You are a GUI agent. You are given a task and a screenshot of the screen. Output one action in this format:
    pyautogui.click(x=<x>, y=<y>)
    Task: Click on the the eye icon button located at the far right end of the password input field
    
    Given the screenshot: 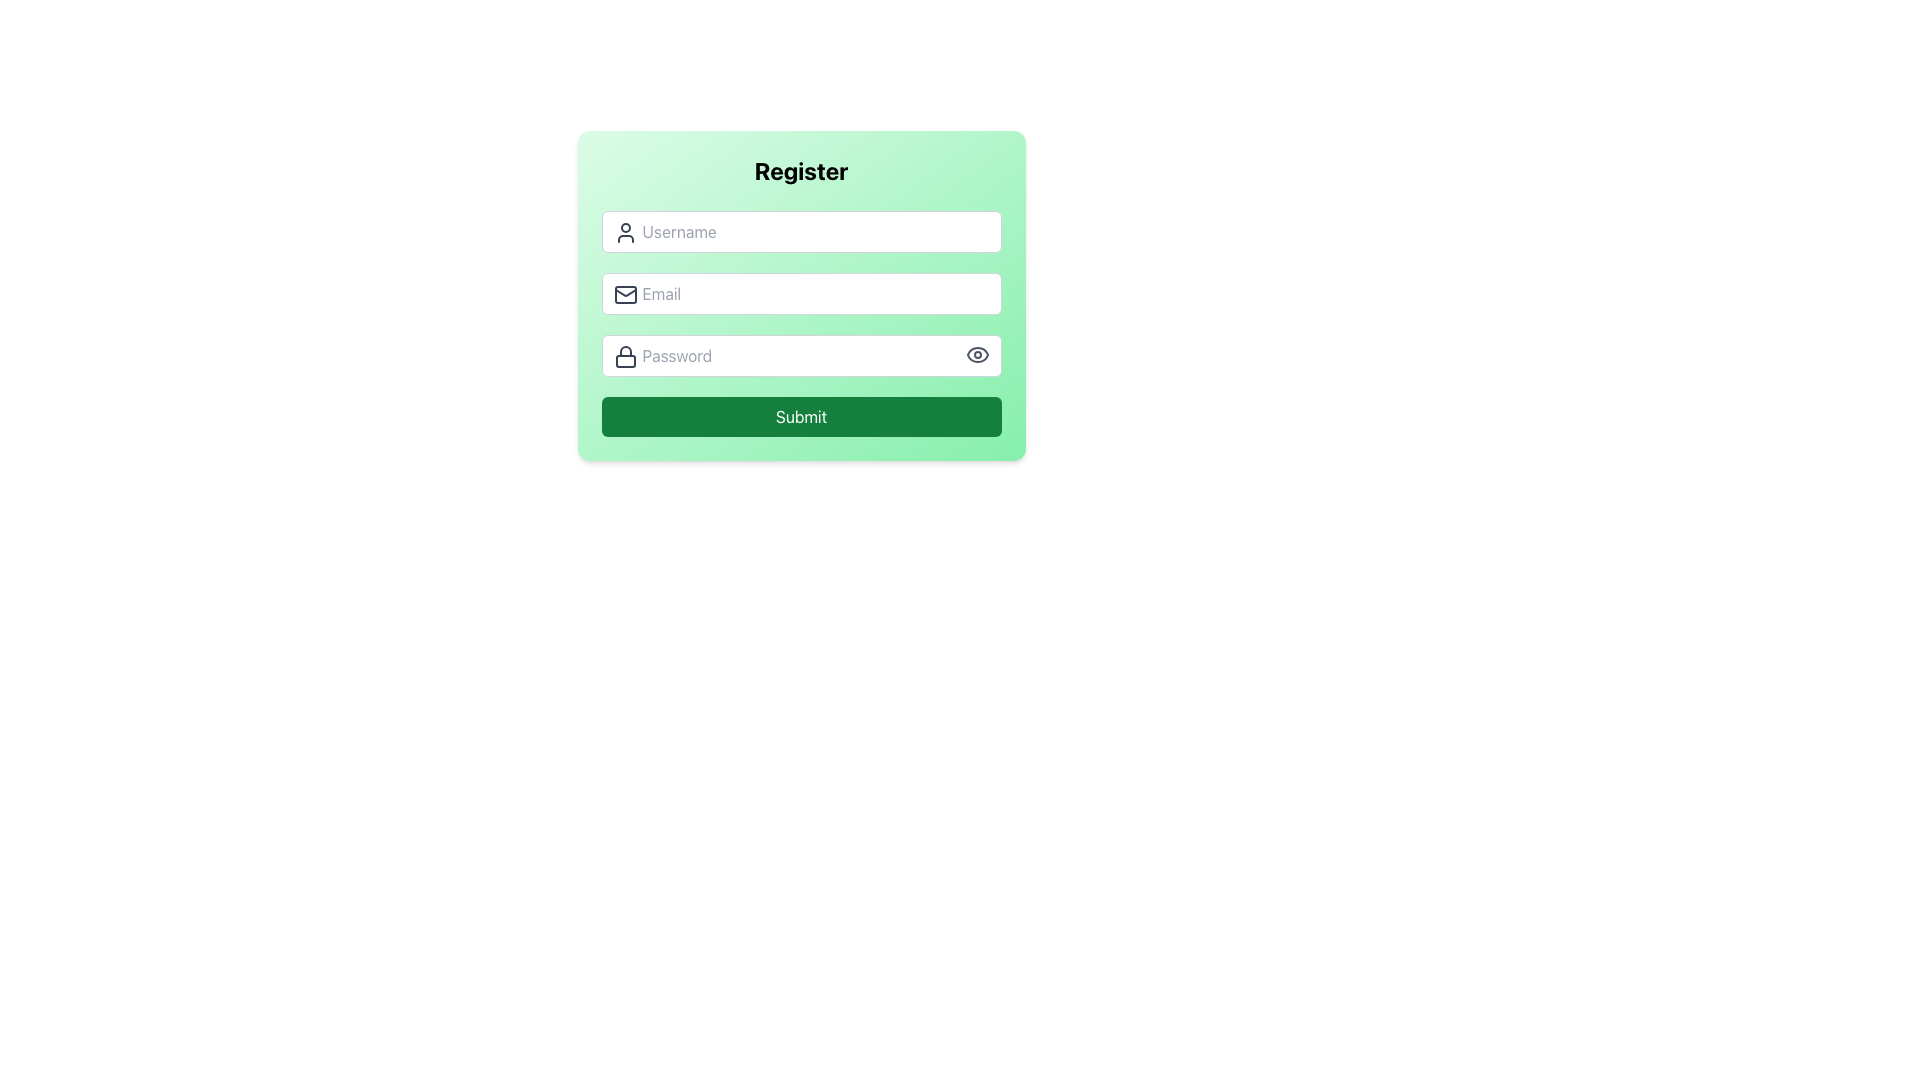 What is the action you would take?
    pyautogui.click(x=977, y=353)
    